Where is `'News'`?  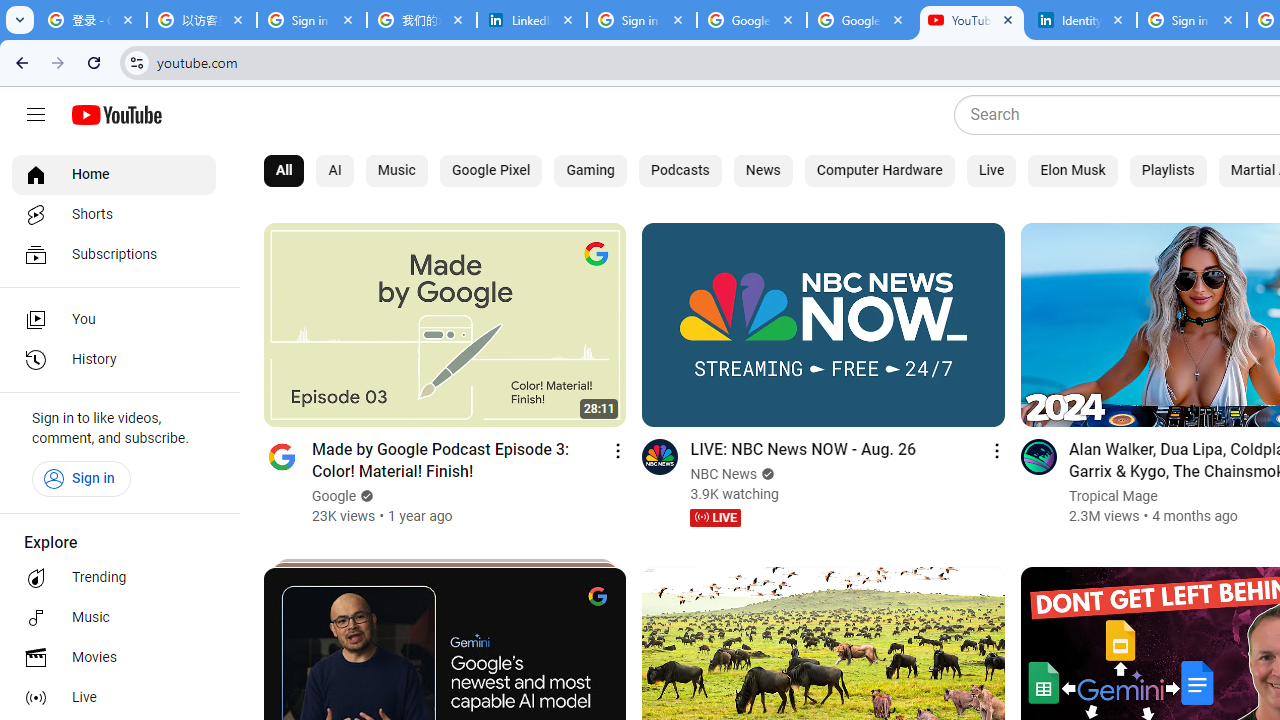 'News' is located at coordinates (762, 170).